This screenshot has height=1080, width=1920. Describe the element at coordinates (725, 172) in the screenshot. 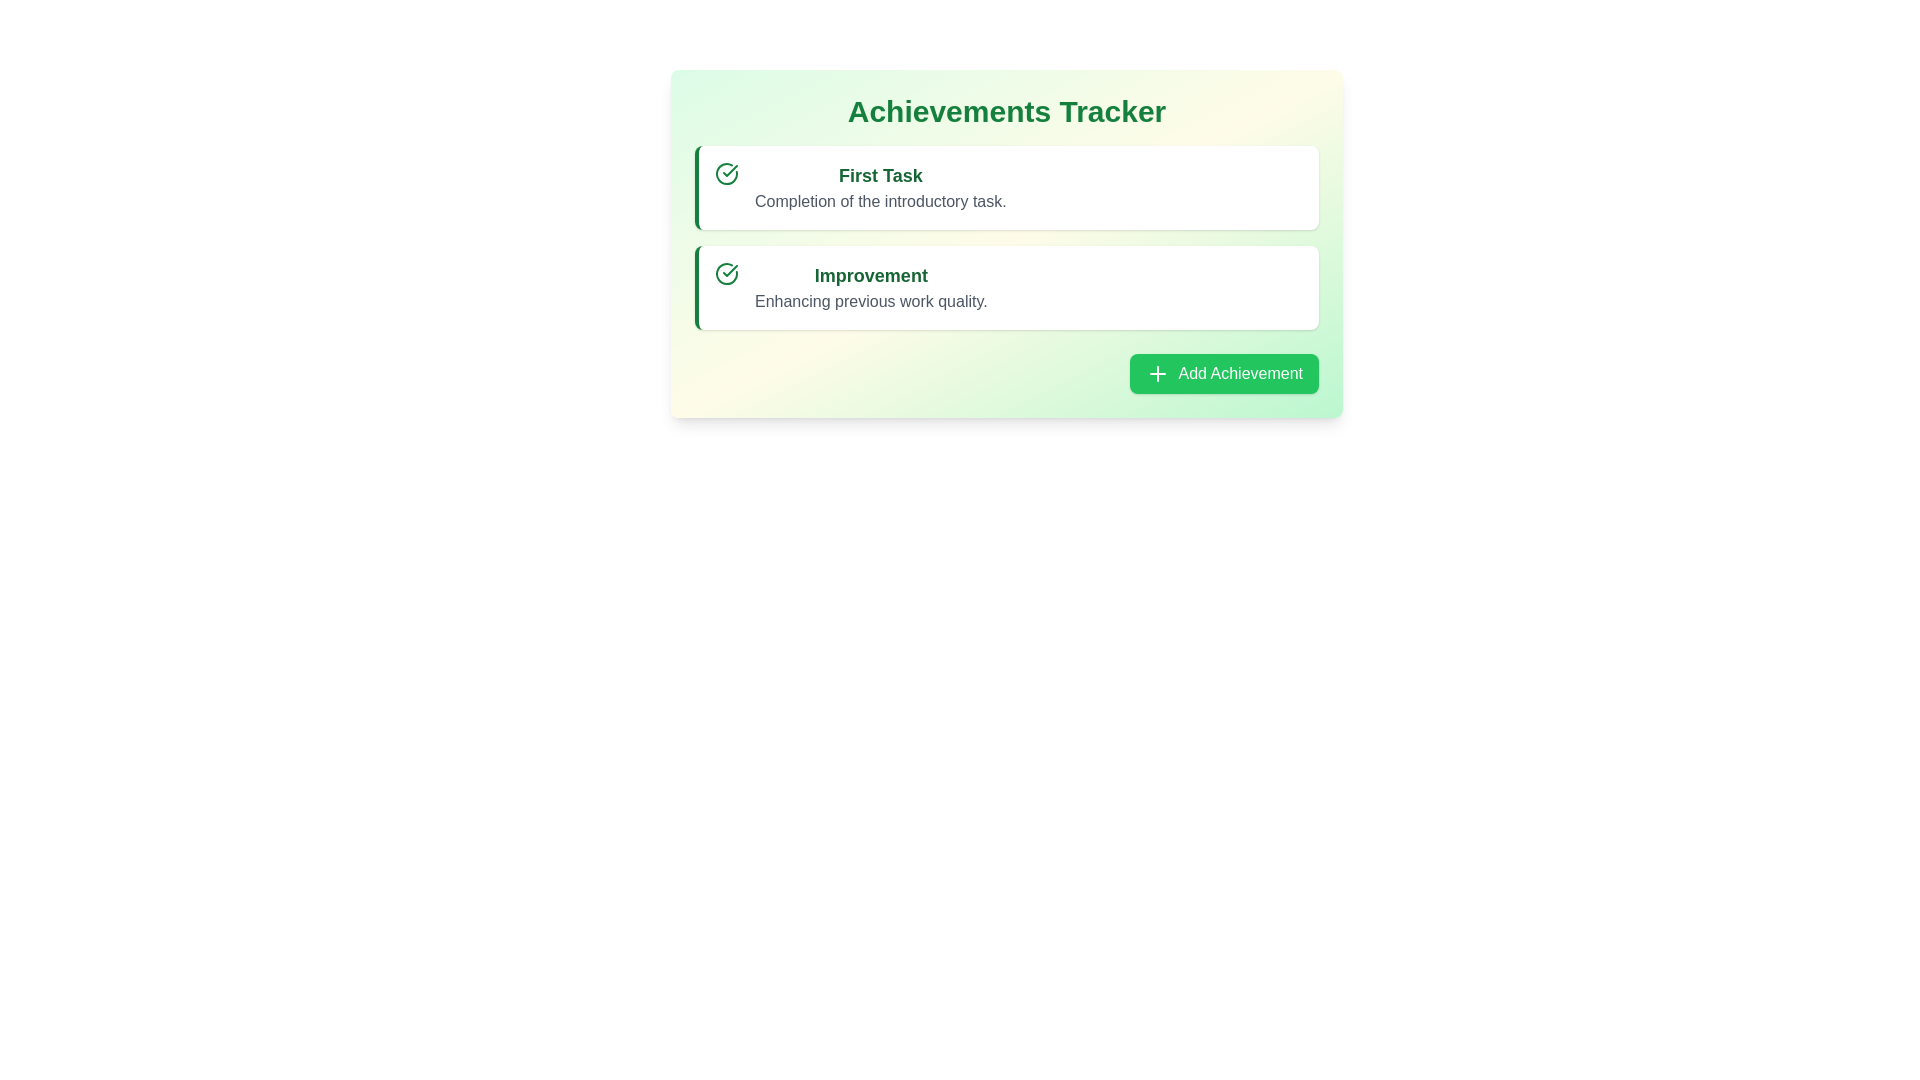

I see `the completed status indicator icon for the 'First Task' entry located in the 'Achievements Tracker' interface, to the left of the text content of the card` at that location.